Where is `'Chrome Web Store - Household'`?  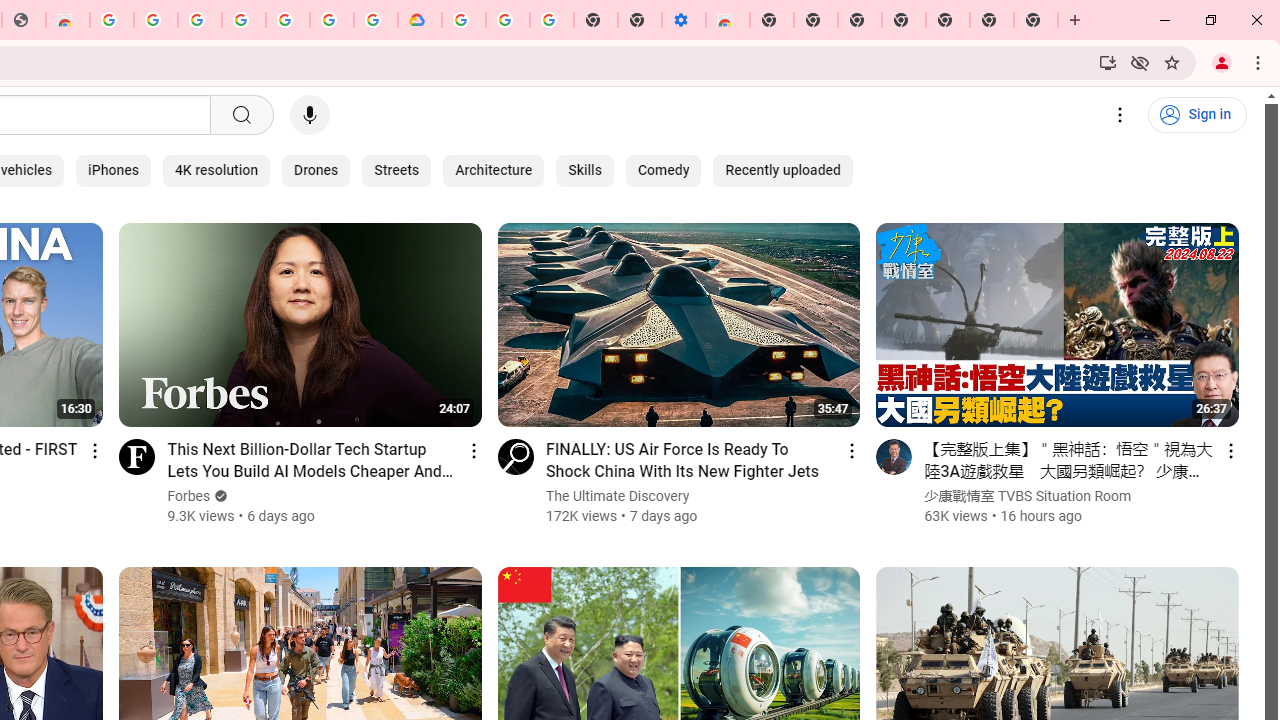 'Chrome Web Store - Household' is located at coordinates (67, 20).